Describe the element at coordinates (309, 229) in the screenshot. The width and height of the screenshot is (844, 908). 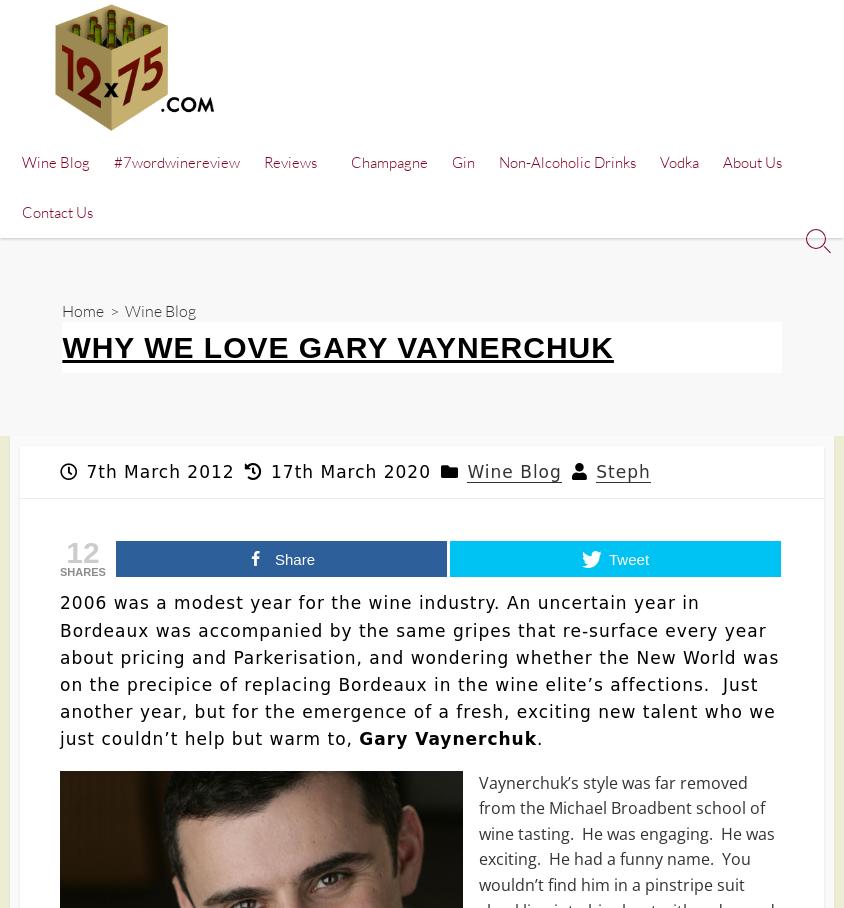
I see `'Wine Aerator'` at that location.